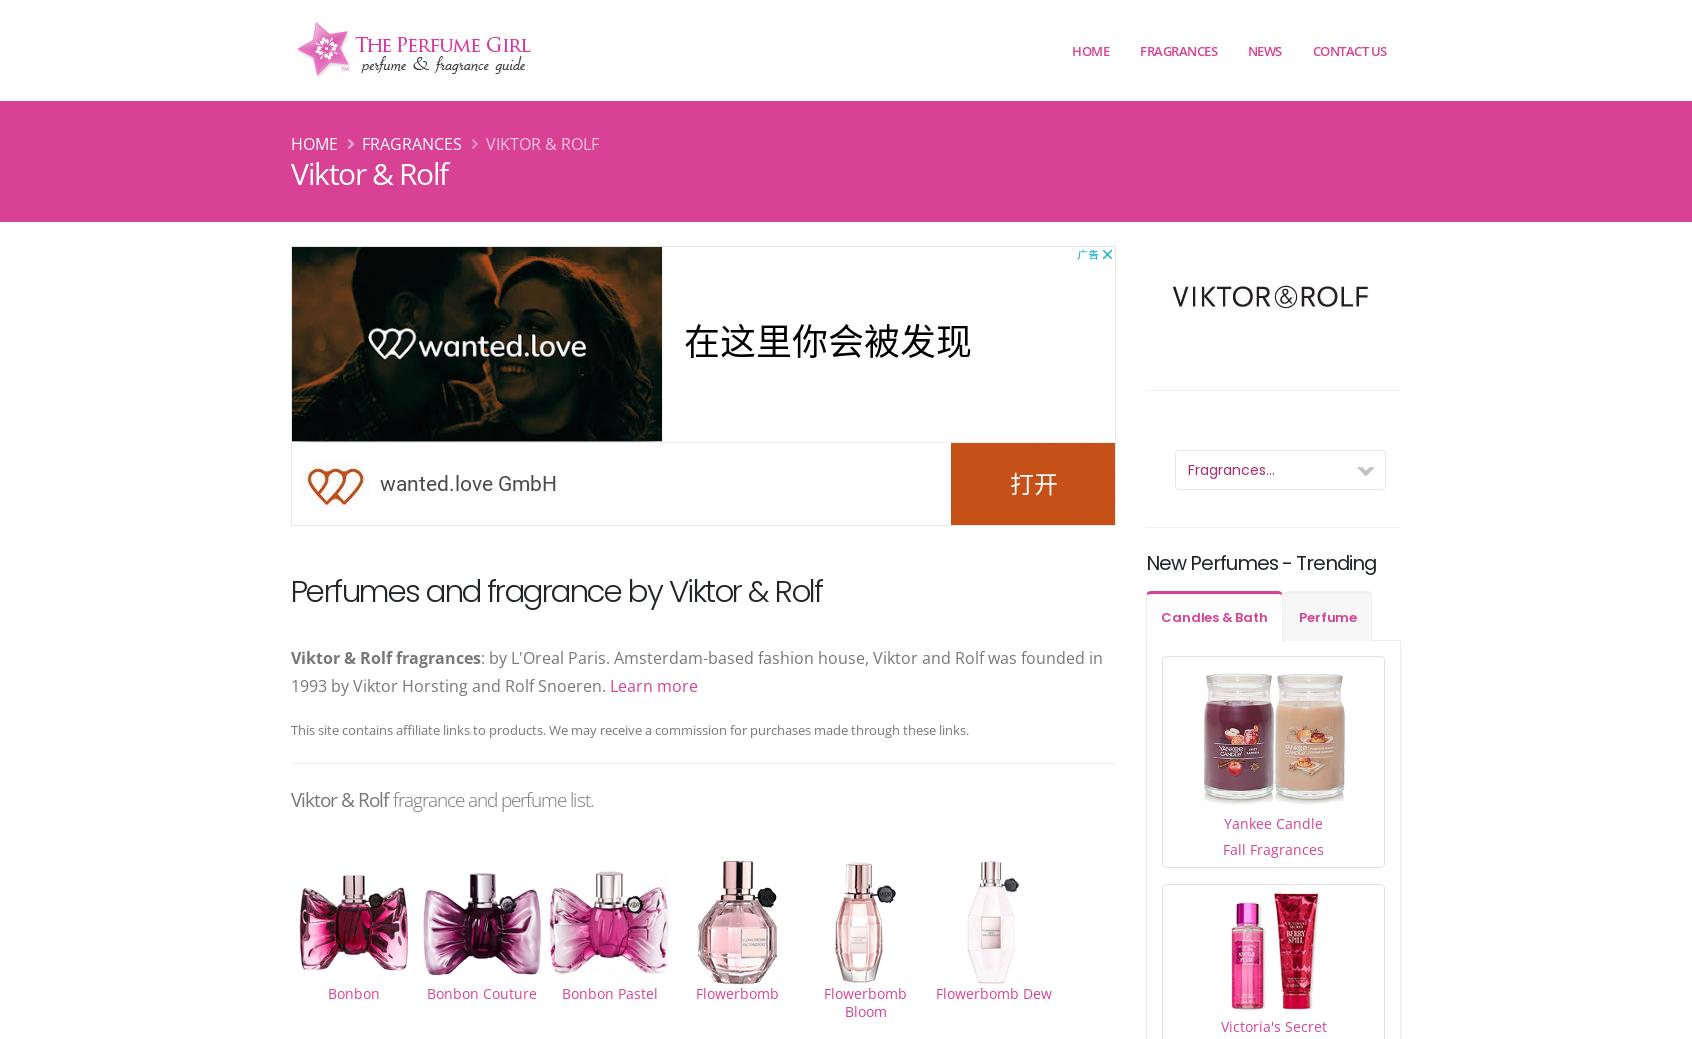  Describe the element at coordinates (385, 657) in the screenshot. I see `'Viktor & Rolf fragrances'` at that location.